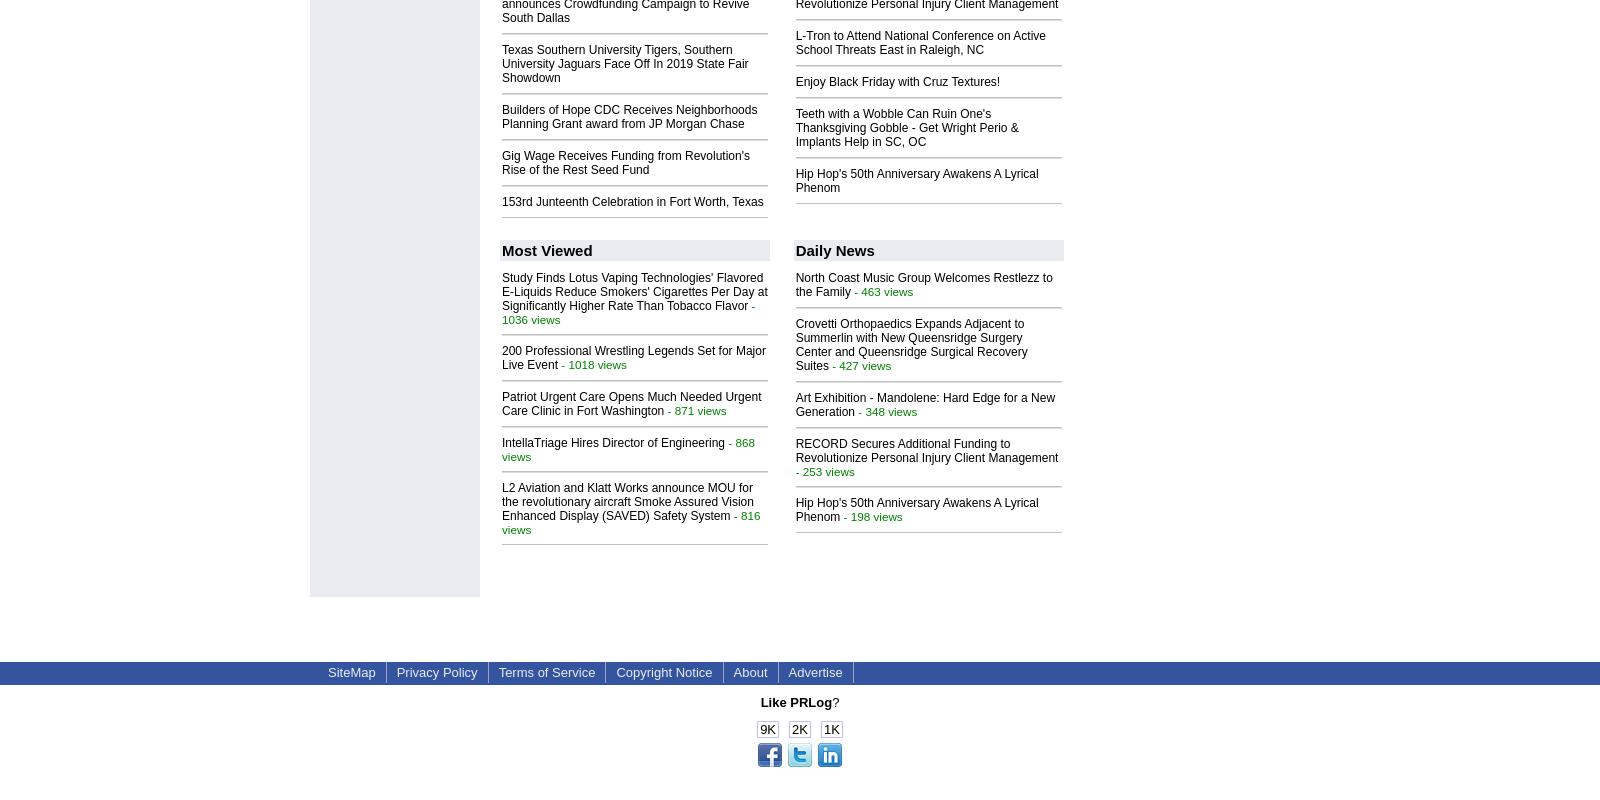 The image size is (1600, 800). Describe the element at coordinates (880, 290) in the screenshot. I see `'- 463 views'` at that location.